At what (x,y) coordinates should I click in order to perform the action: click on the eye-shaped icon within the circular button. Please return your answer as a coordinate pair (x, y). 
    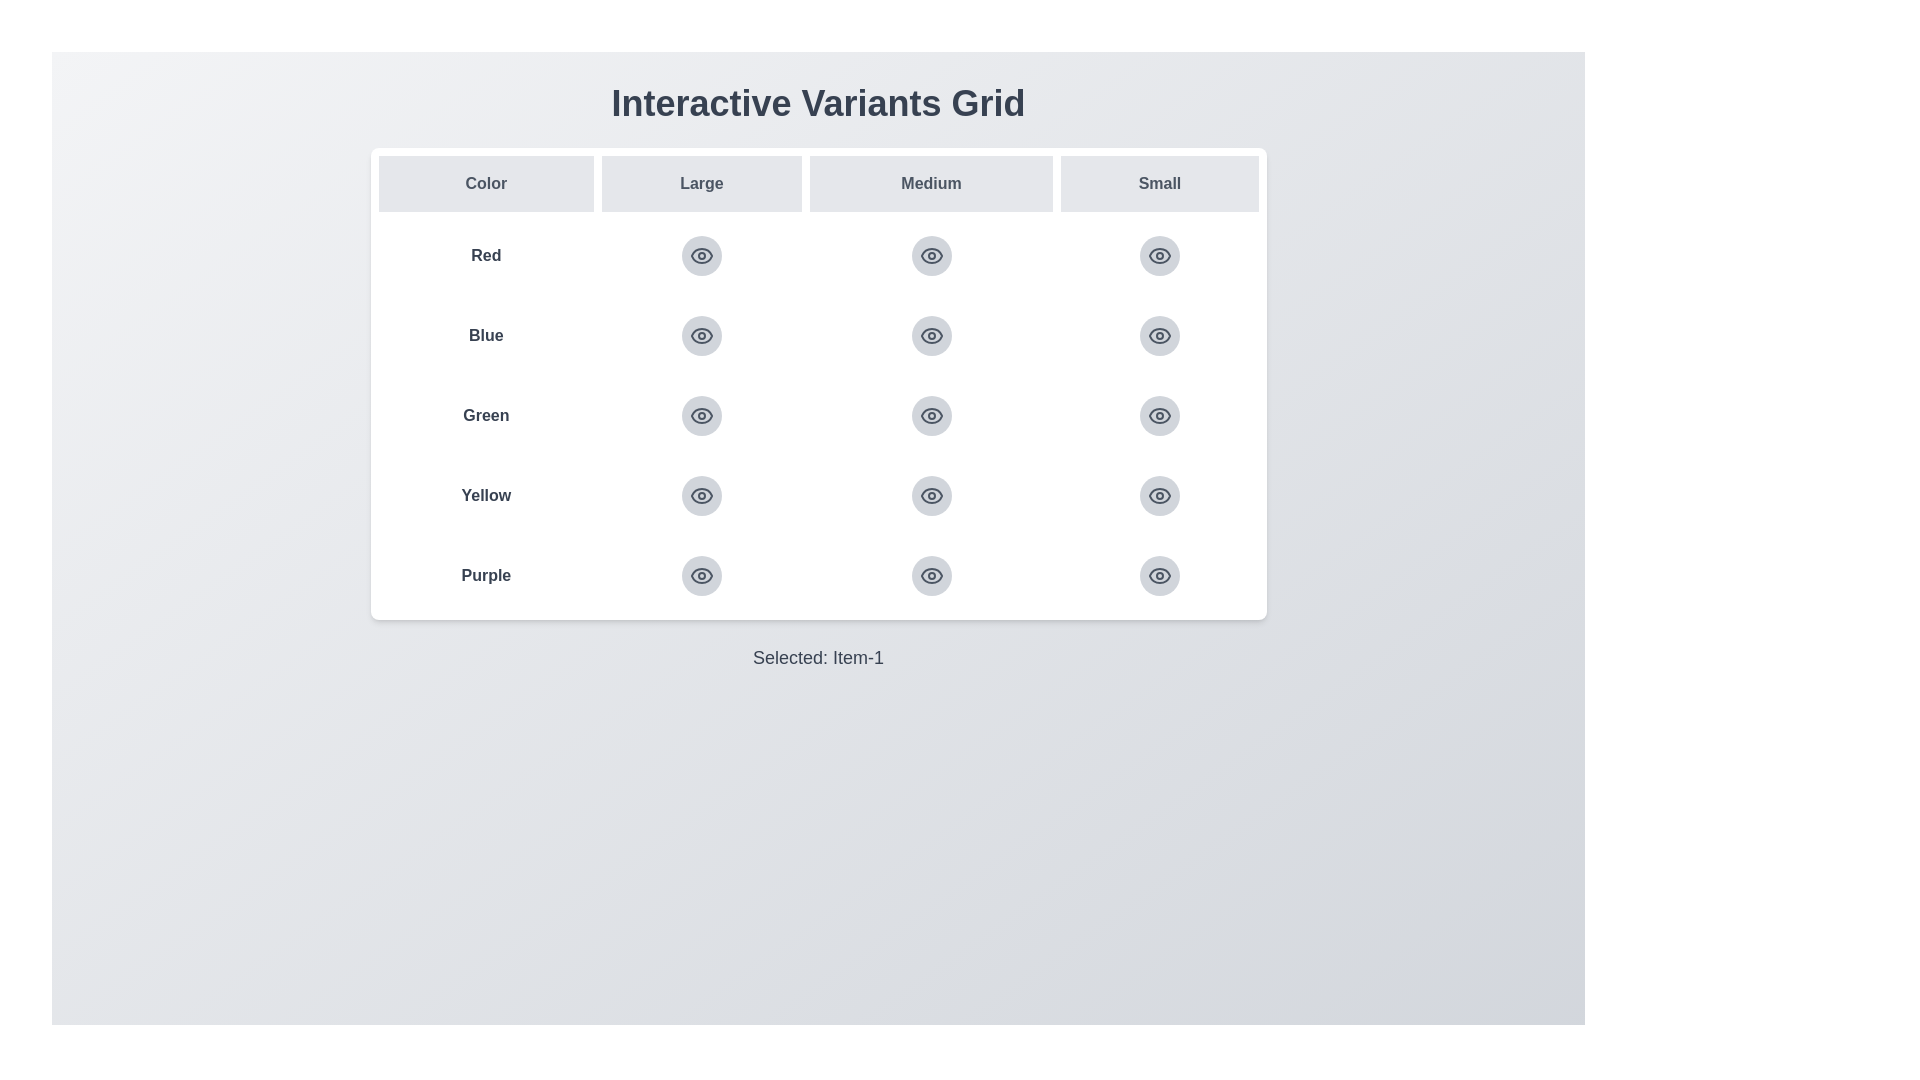
    Looking at the image, I should click on (701, 254).